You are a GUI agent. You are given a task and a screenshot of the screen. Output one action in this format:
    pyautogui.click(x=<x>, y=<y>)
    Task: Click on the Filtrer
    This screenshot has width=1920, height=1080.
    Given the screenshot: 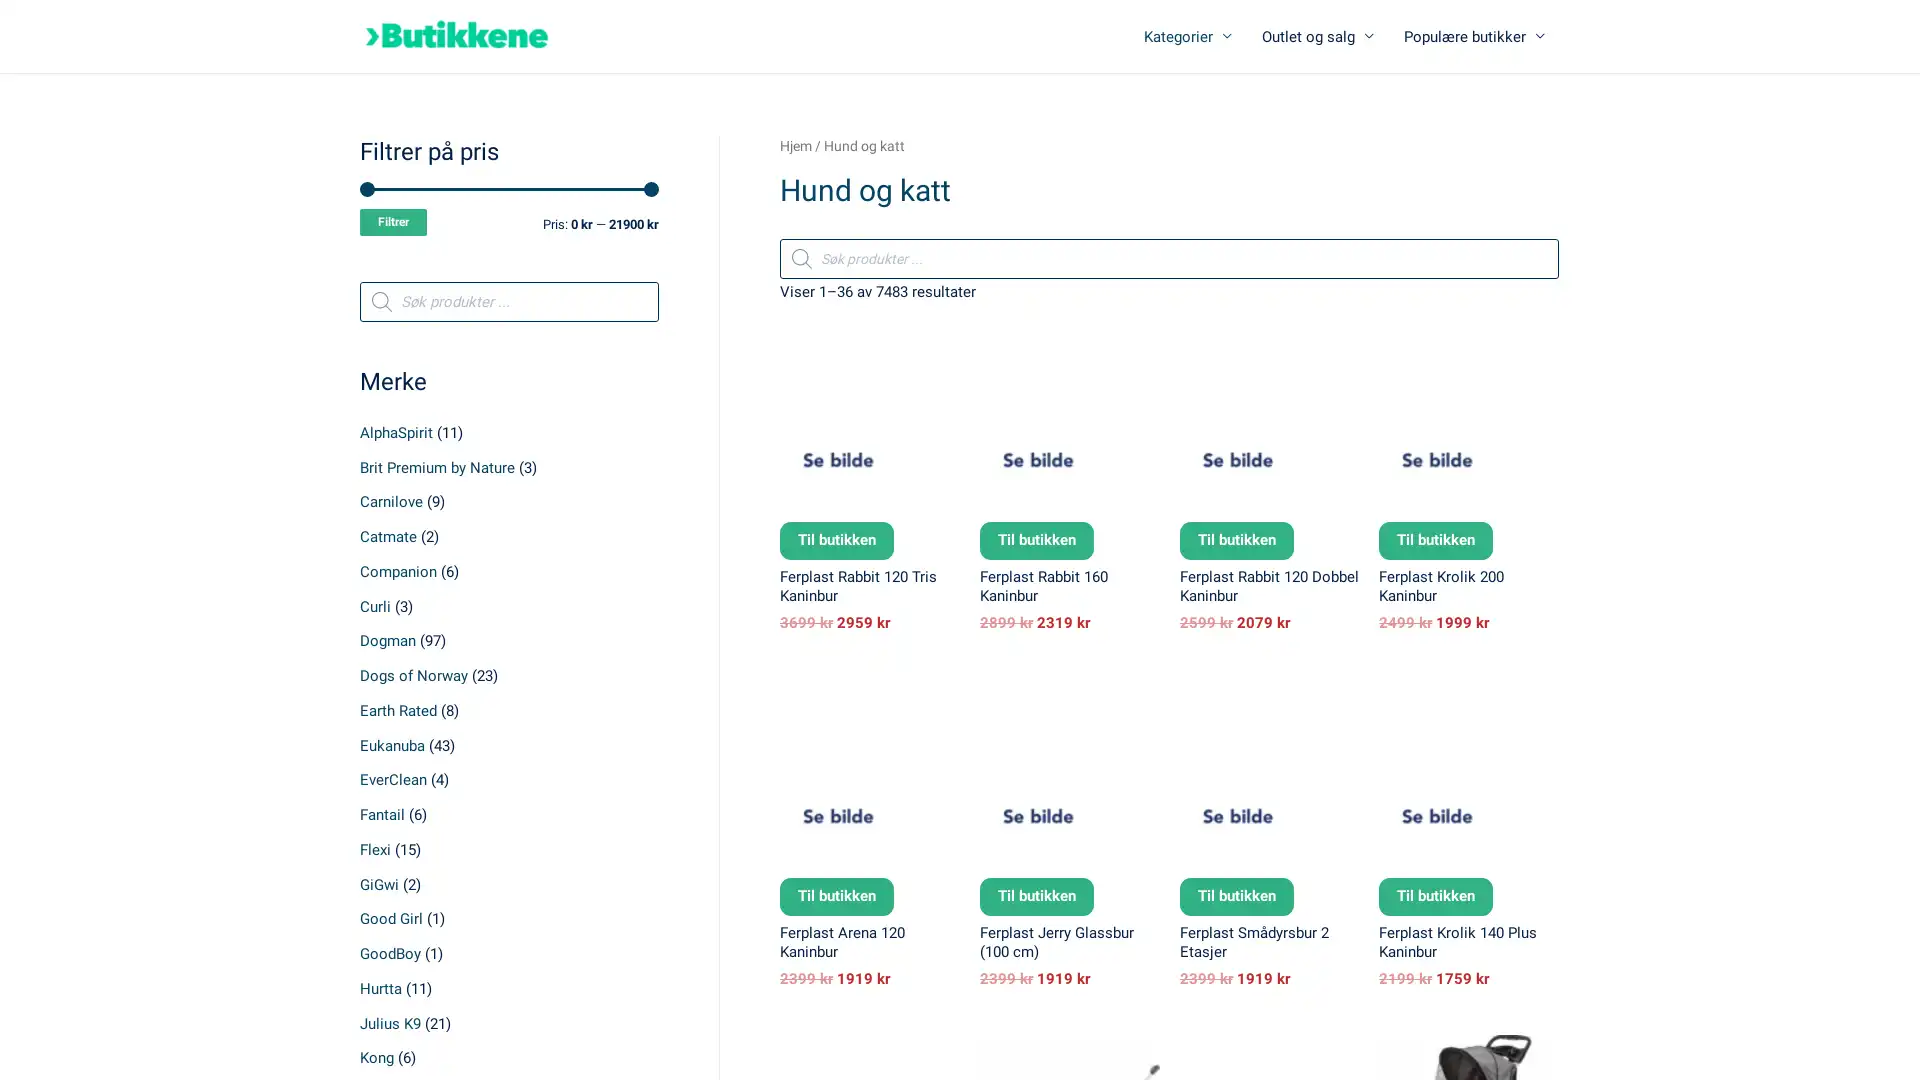 What is the action you would take?
    pyautogui.click(x=393, y=222)
    